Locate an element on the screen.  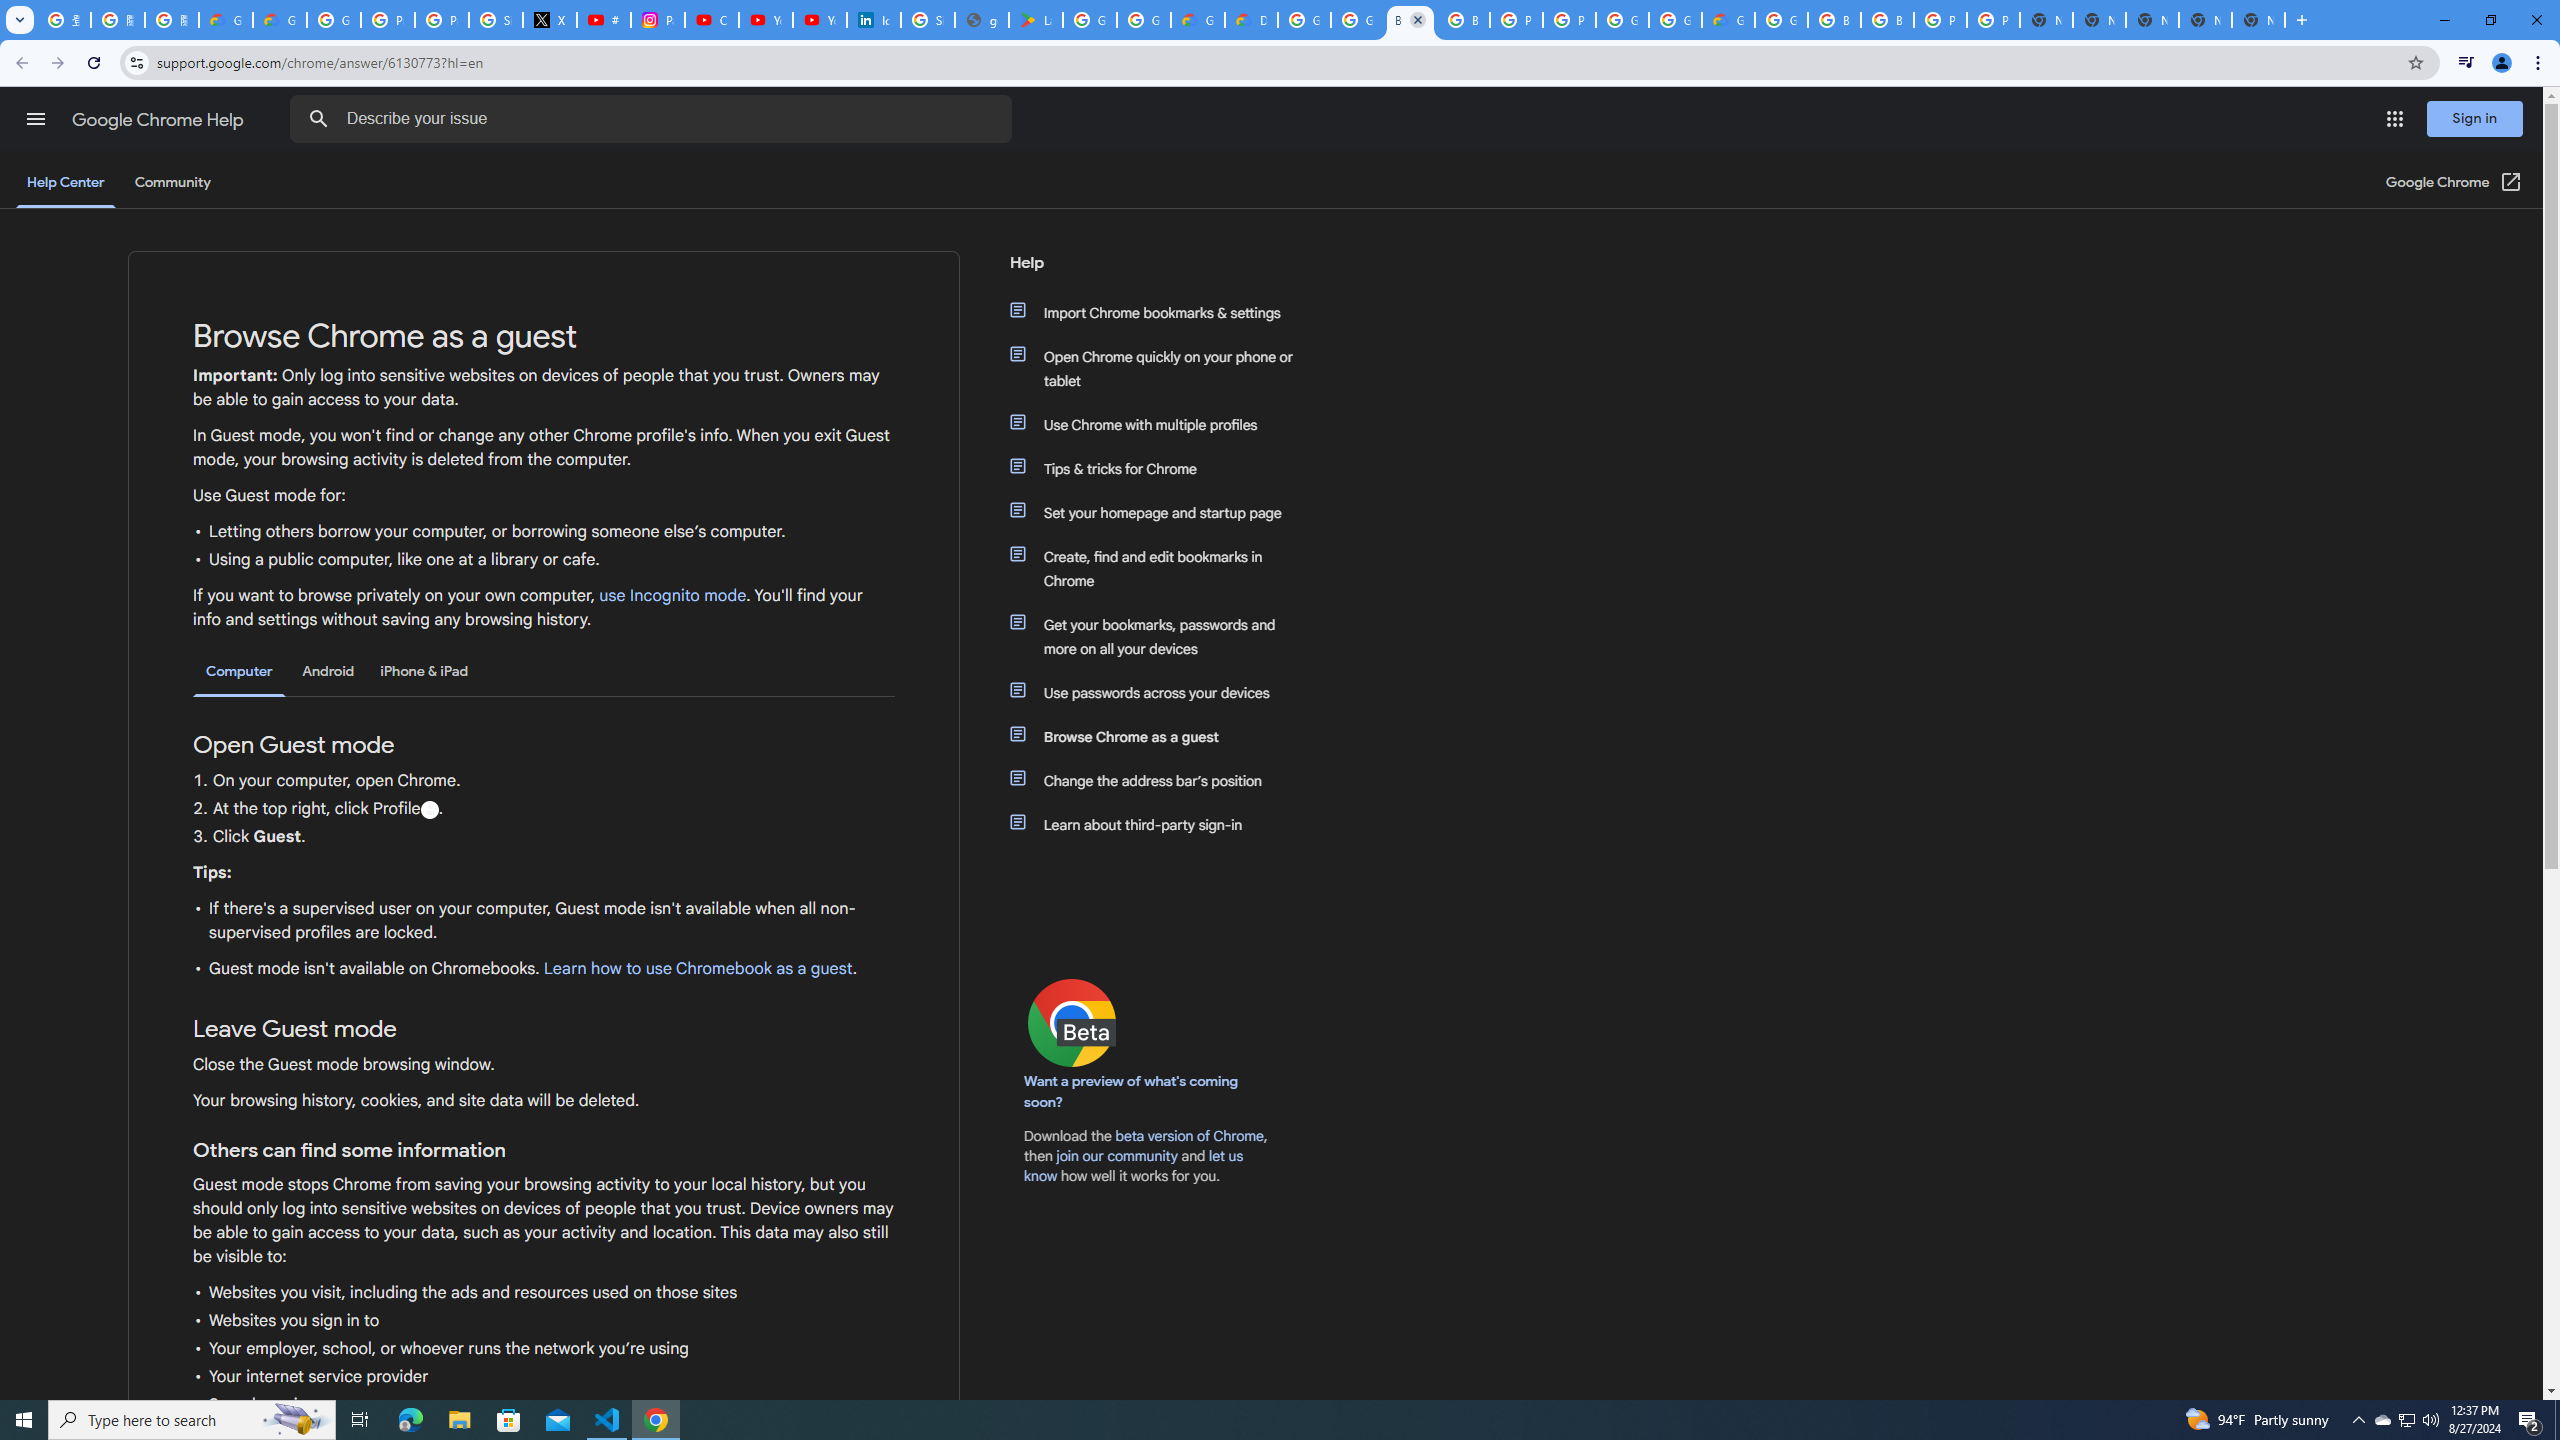
'Use passwords across your devices' is located at coordinates (1162, 693).